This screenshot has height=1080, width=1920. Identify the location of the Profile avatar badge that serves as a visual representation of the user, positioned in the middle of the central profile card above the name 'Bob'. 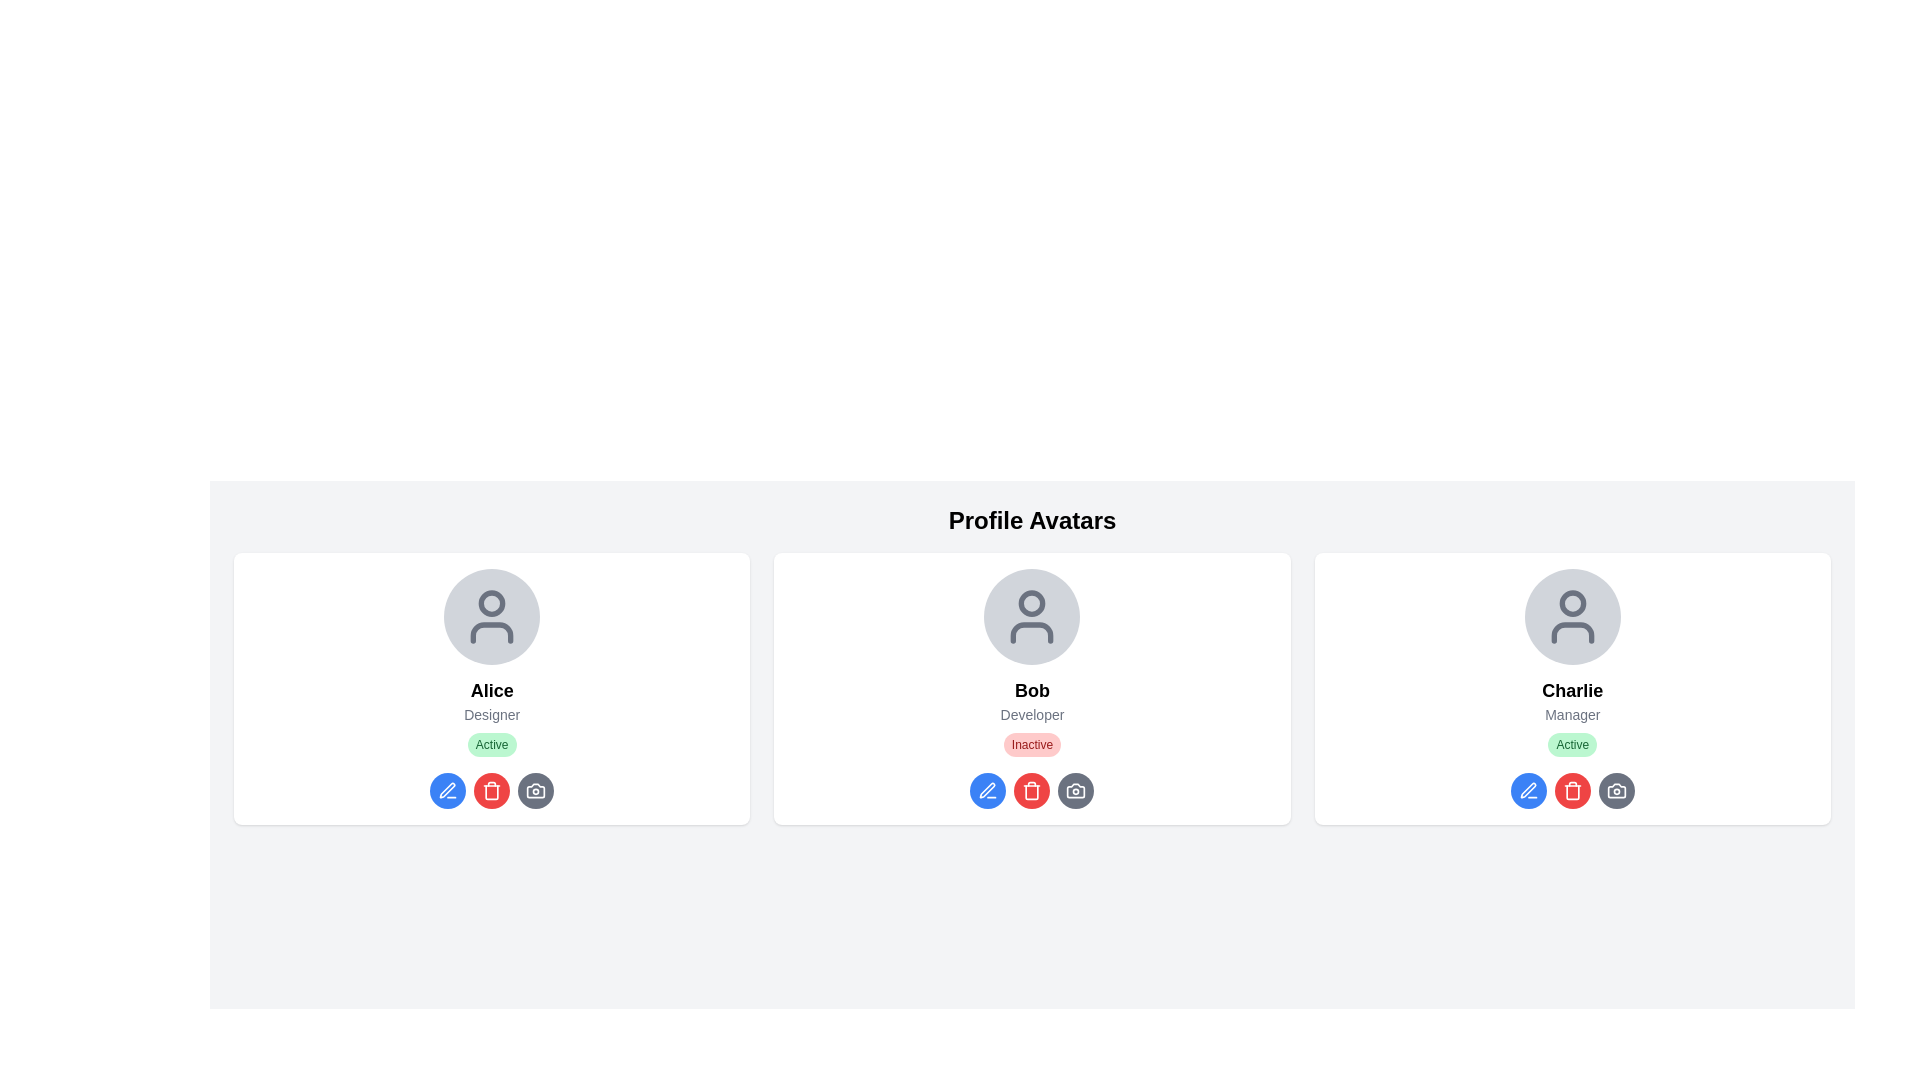
(1032, 616).